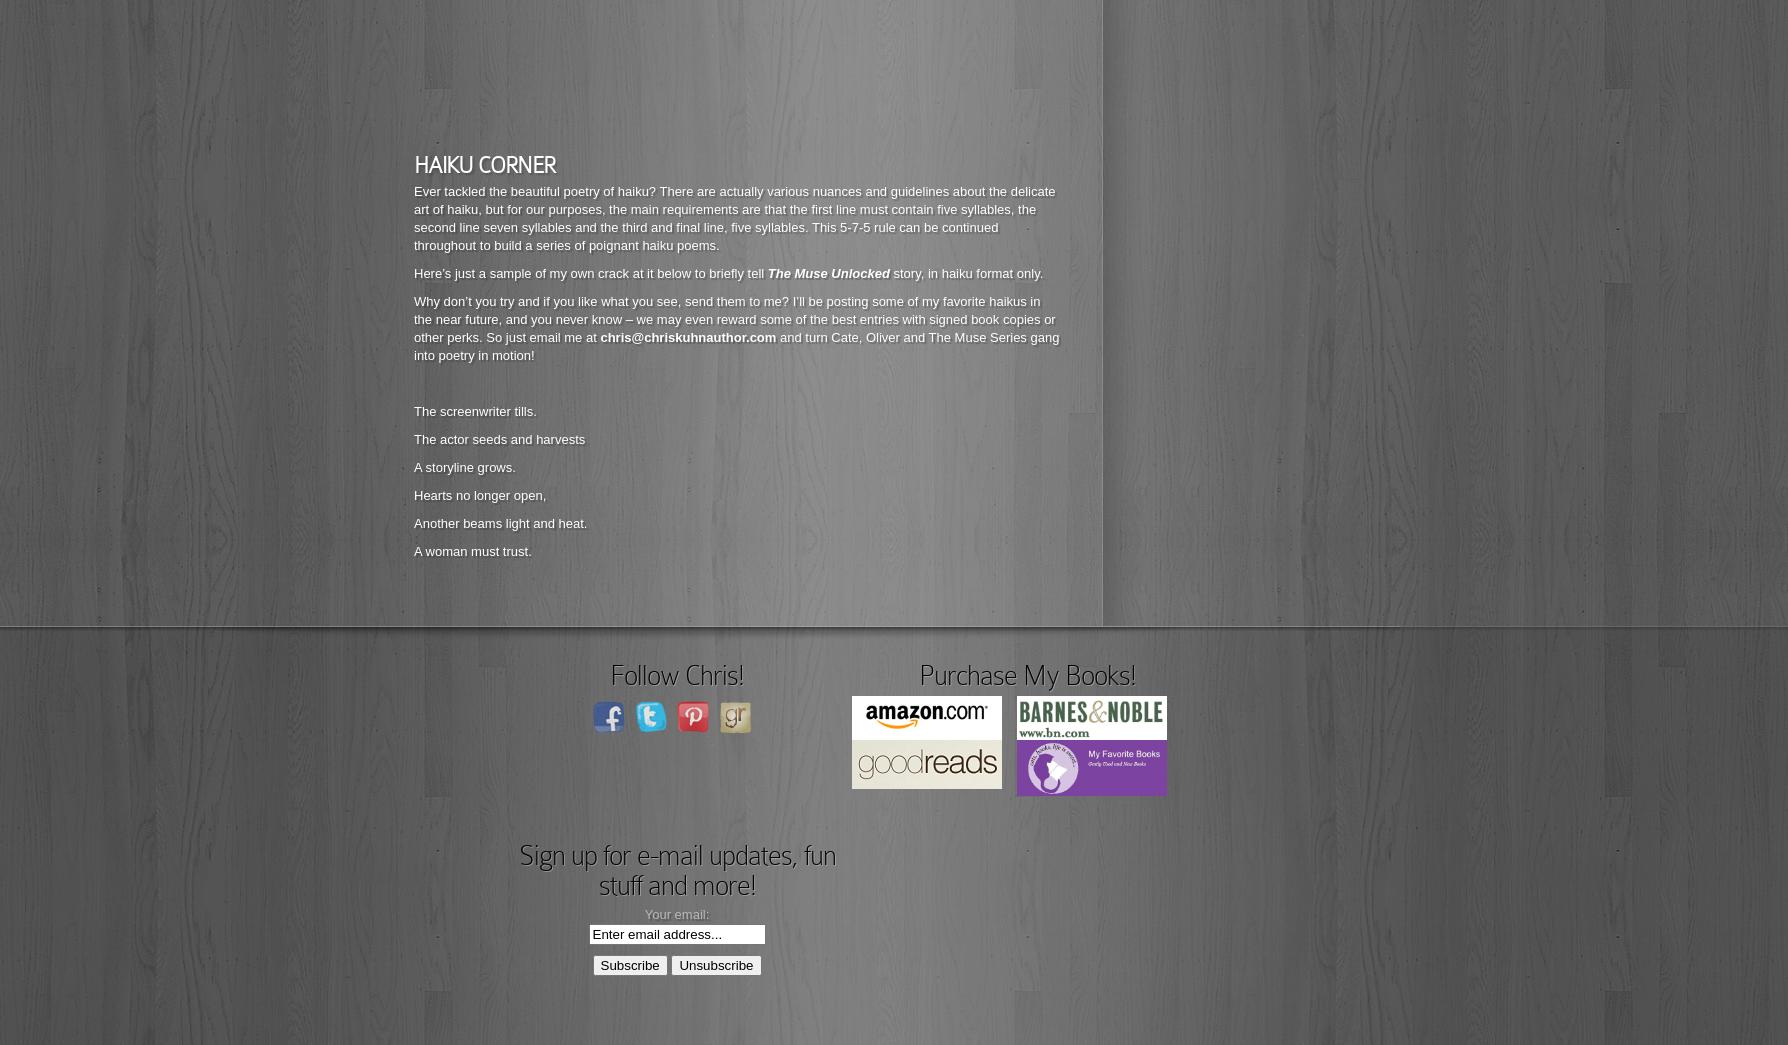 This screenshot has height=1045, width=1788. Describe the element at coordinates (1026, 675) in the screenshot. I see `'Purchase My Books!'` at that location.